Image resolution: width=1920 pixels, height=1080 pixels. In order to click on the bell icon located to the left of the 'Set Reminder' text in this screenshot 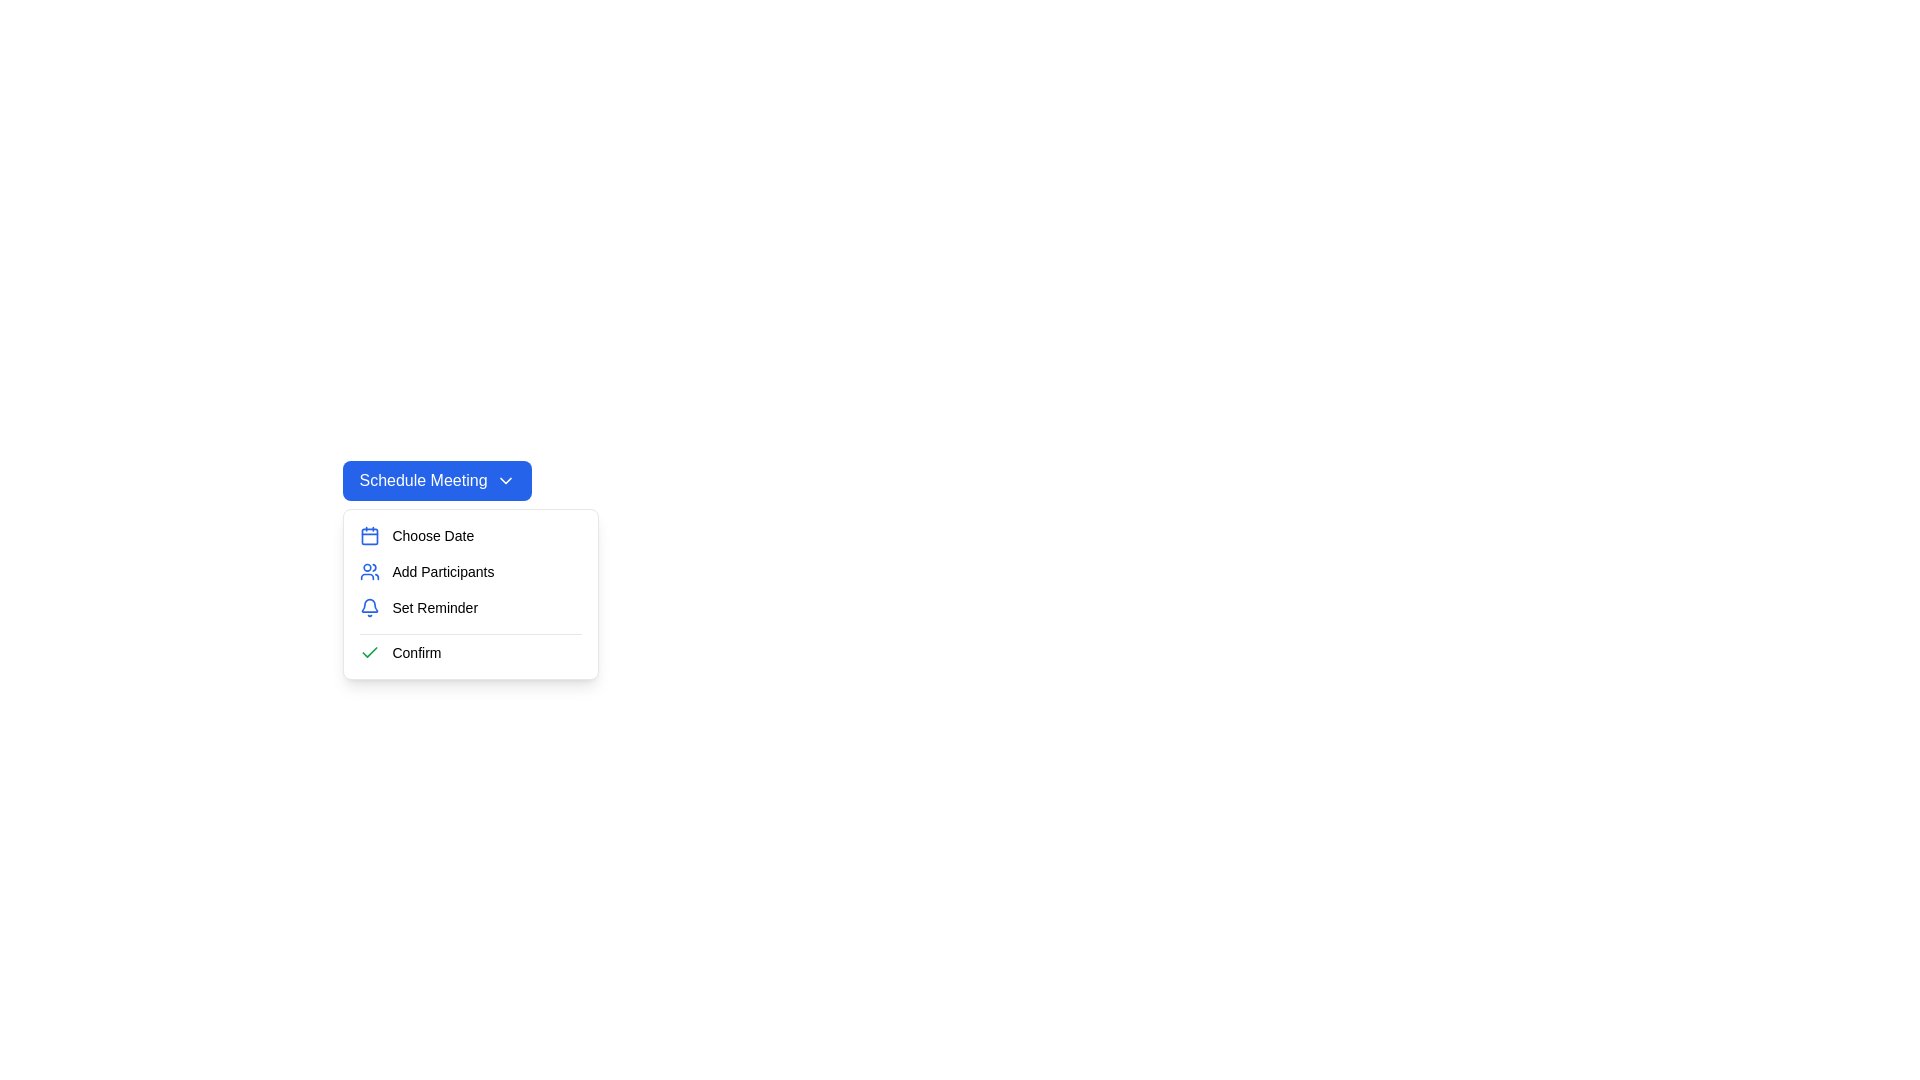, I will do `click(370, 607)`.